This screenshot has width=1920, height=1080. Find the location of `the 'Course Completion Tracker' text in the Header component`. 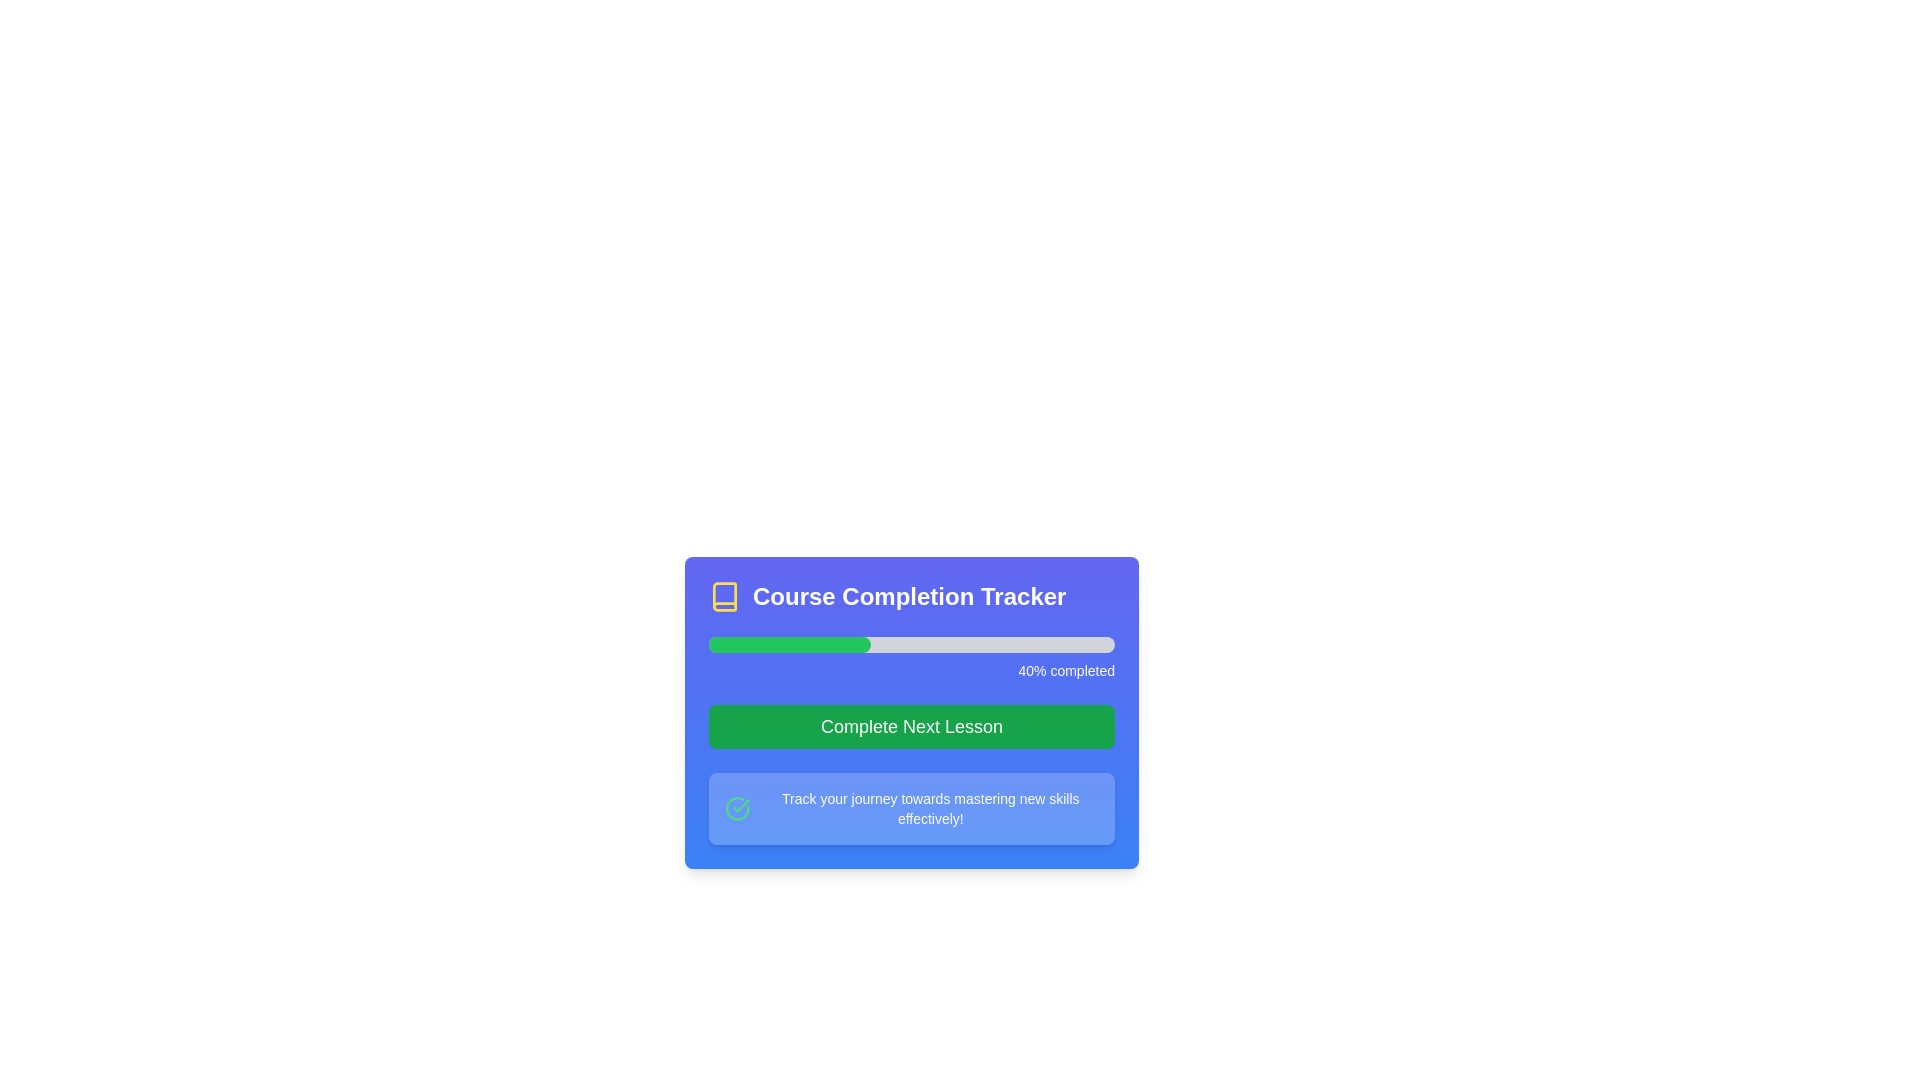

the 'Course Completion Tracker' text in the Header component is located at coordinates (911, 596).